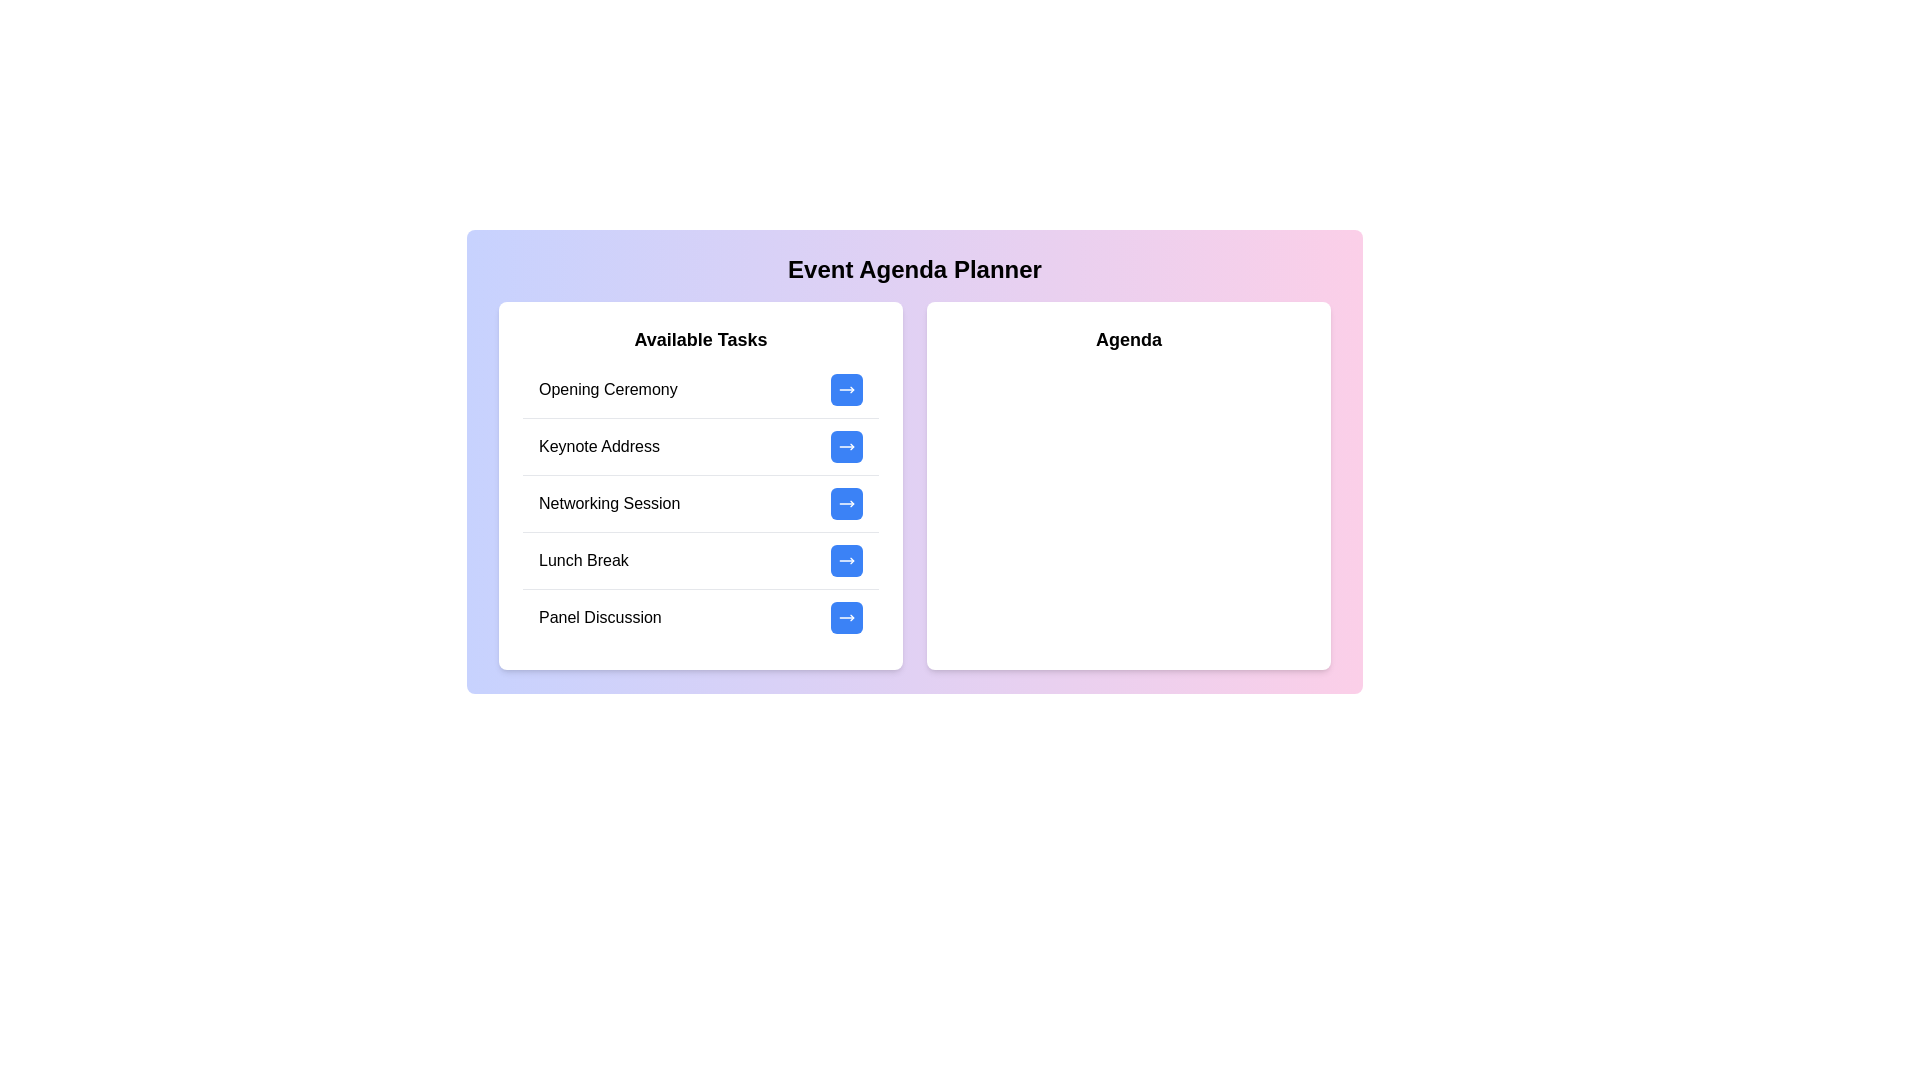  What do you see at coordinates (846, 446) in the screenshot?
I see `the button corresponding to the task 'Keynote Address' in the 'Available Tasks' list to add it to the agenda` at bounding box center [846, 446].